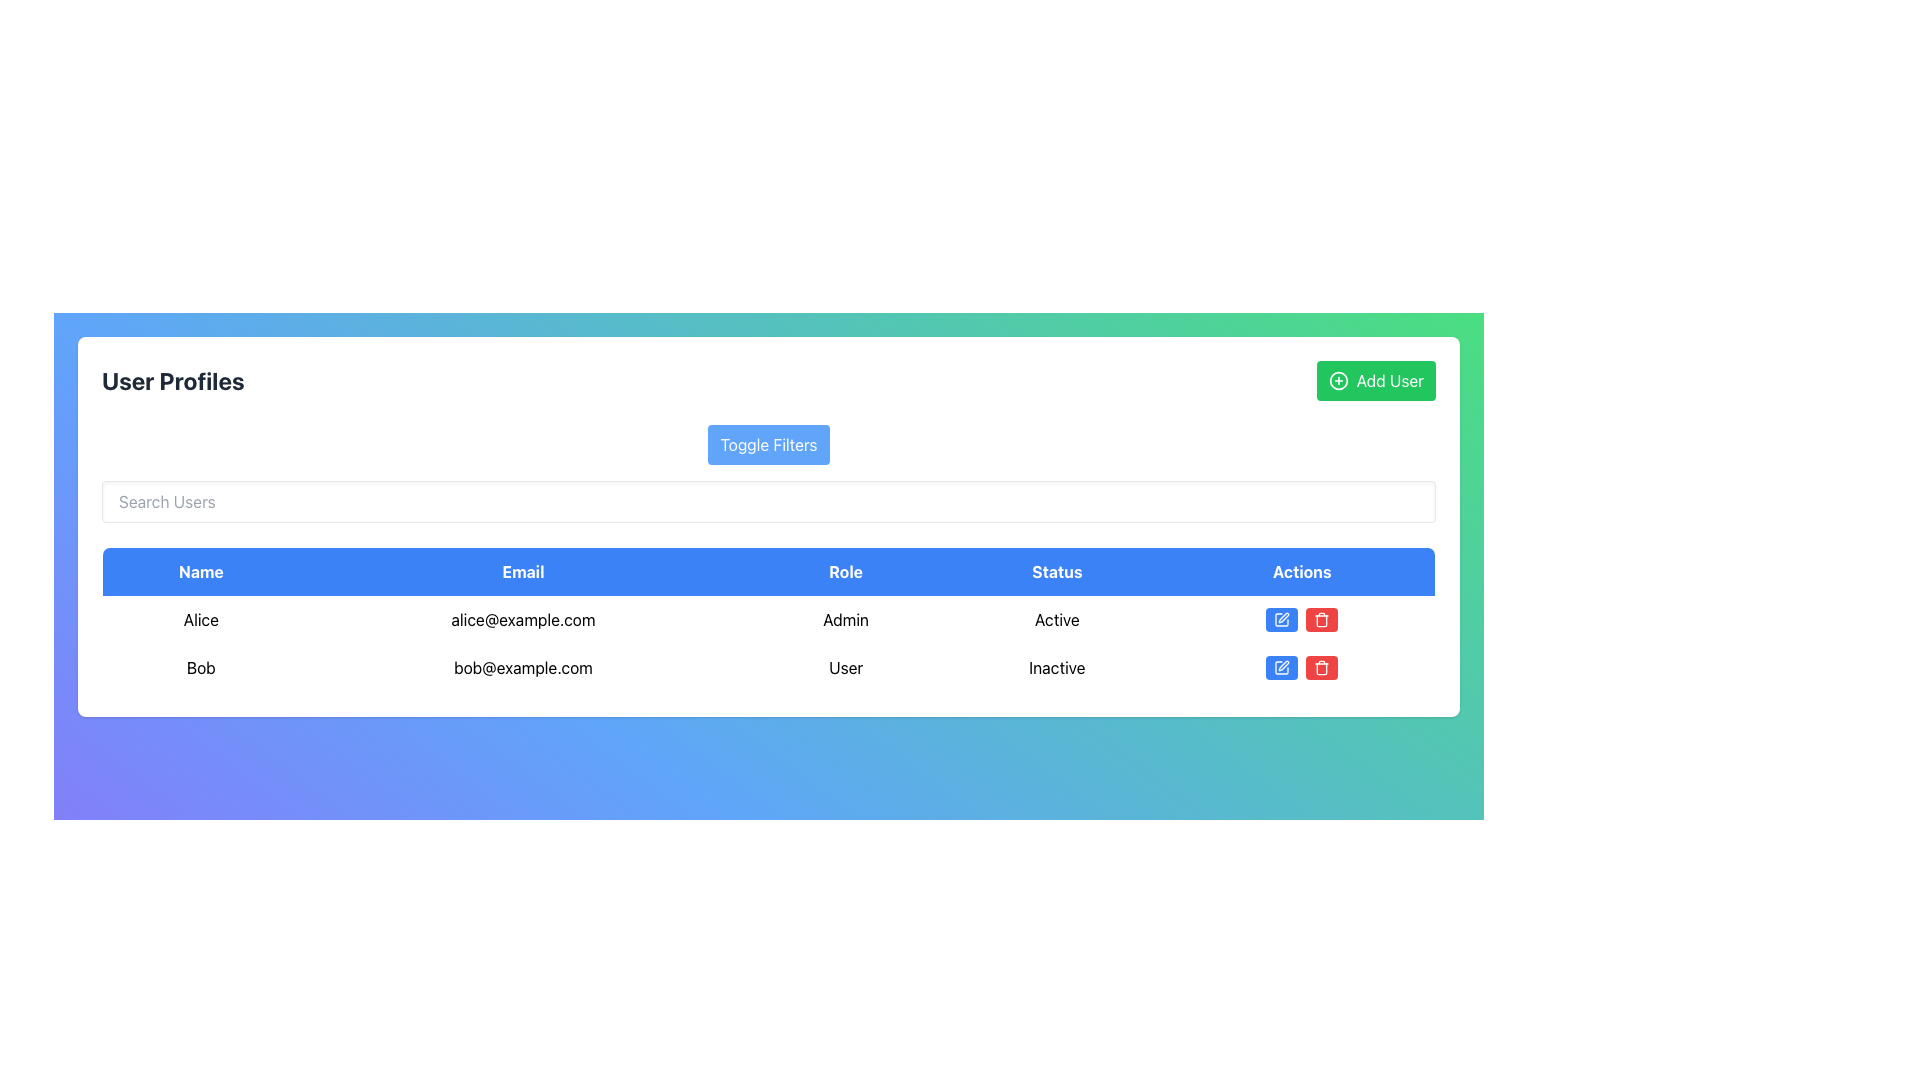 The height and width of the screenshot is (1080, 1920). Describe the element at coordinates (1322, 667) in the screenshot. I see `the delete button in the 'Actions' column of the second row in the user profile table` at that location.